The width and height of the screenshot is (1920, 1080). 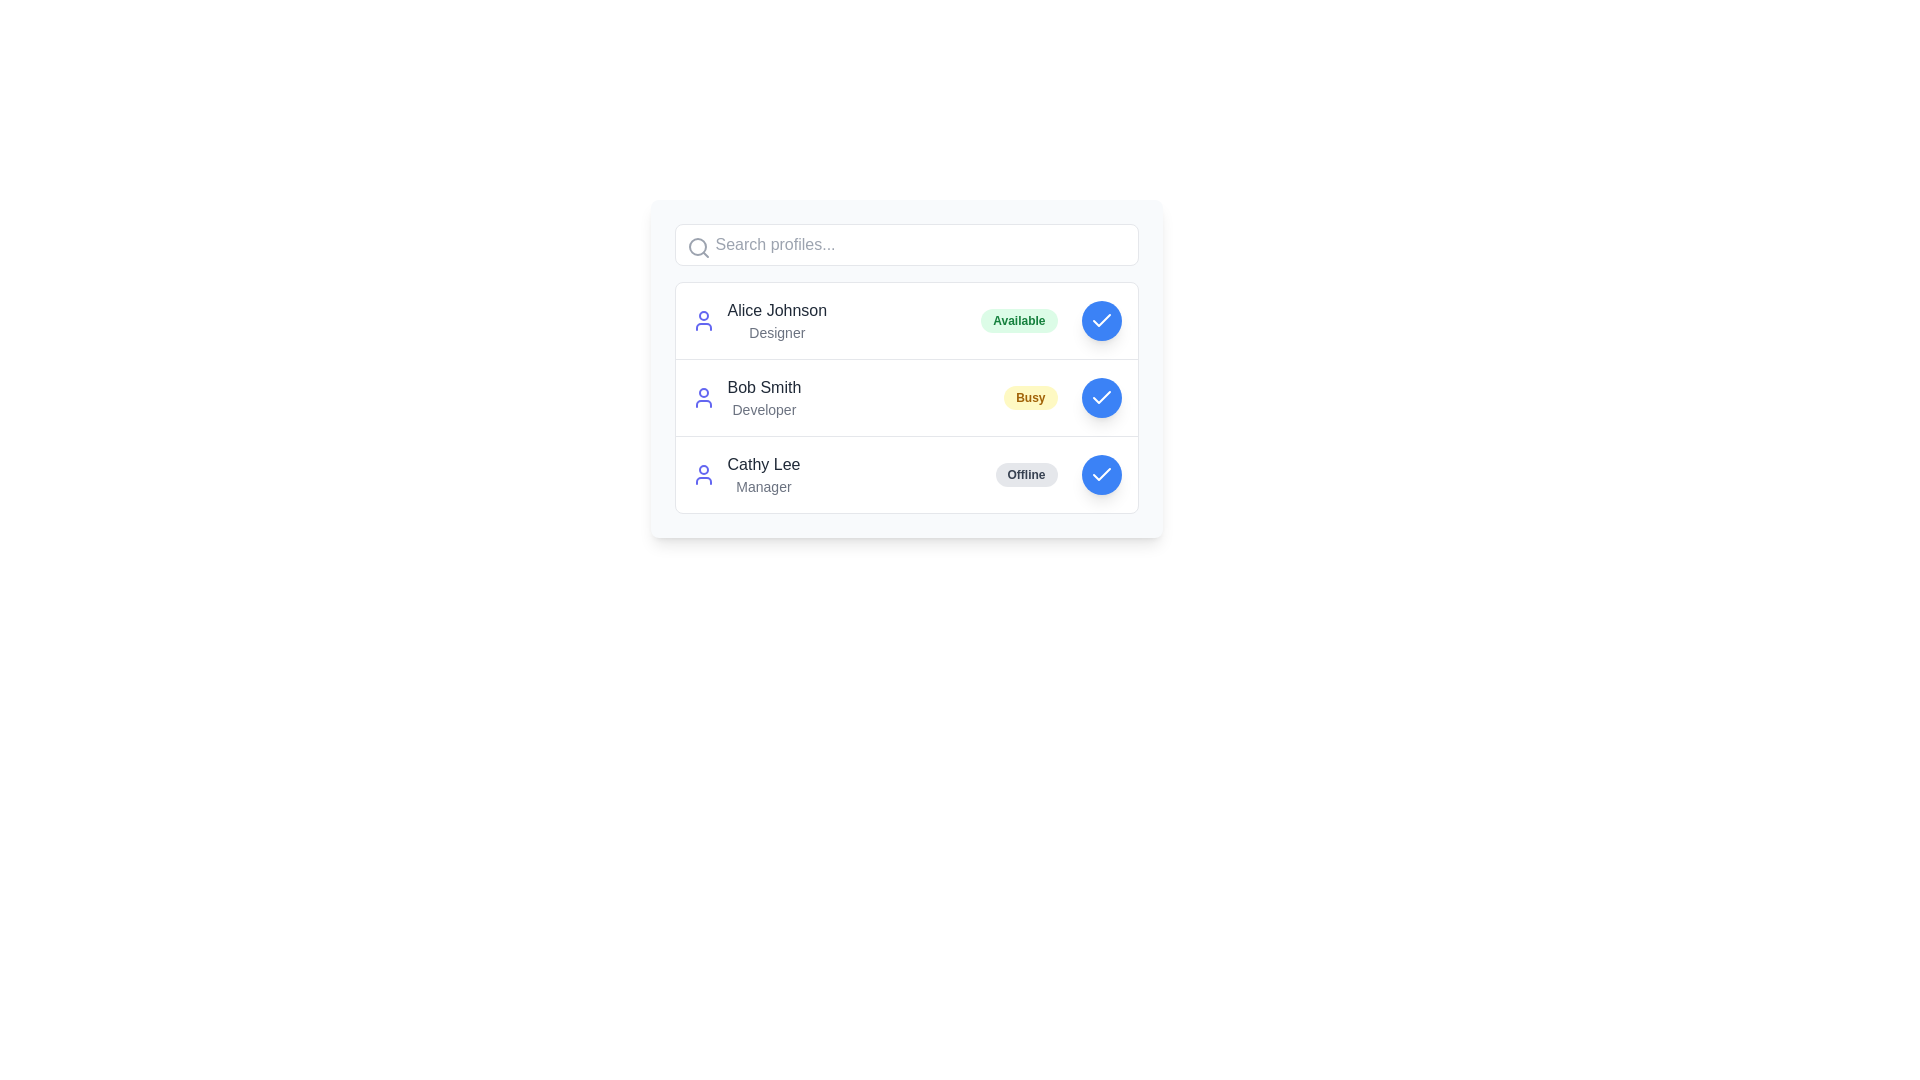 What do you see at coordinates (763, 408) in the screenshot?
I see `the static text label displaying 'Developer' located directly below 'Bob Smith'` at bounding box center [763, 408].